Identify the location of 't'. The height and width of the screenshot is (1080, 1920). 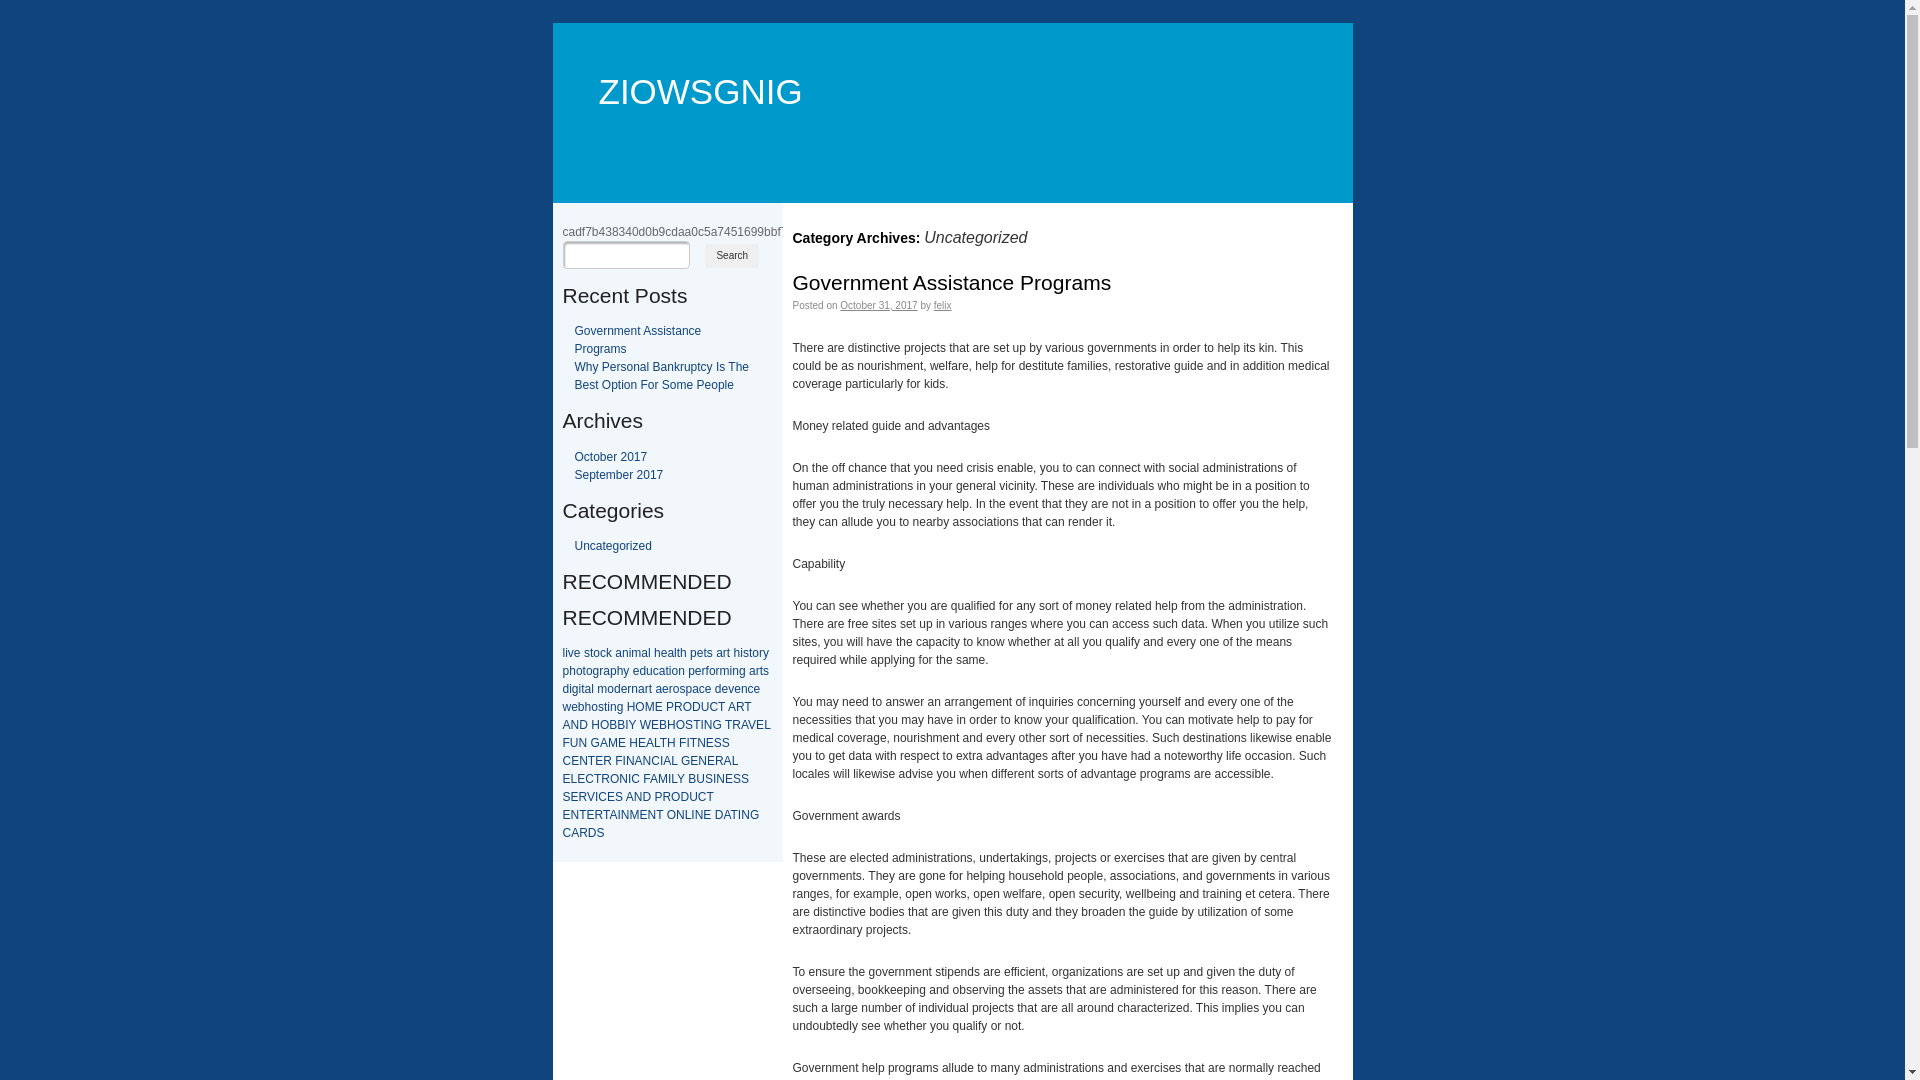
(727, 652).